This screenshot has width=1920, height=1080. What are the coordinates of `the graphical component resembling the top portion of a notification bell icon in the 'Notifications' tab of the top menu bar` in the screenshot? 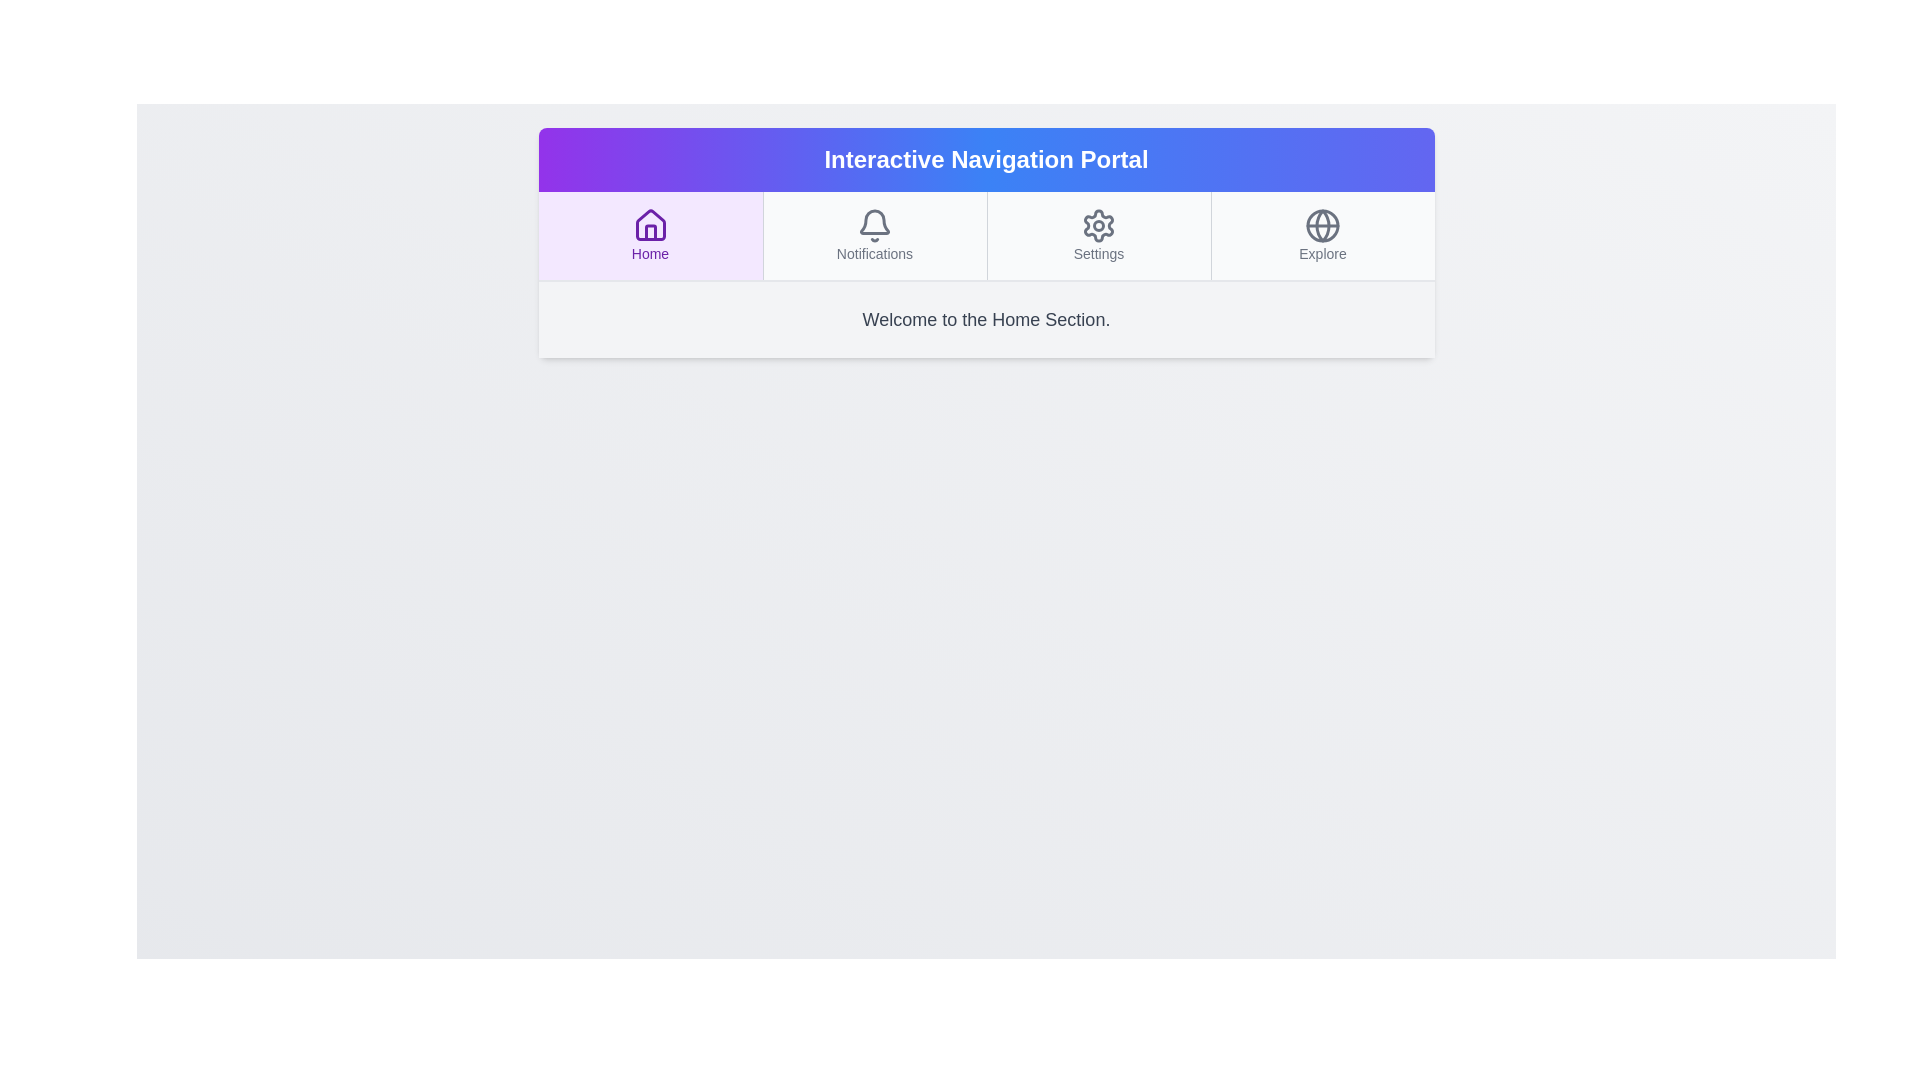 It's located at (874, 222).